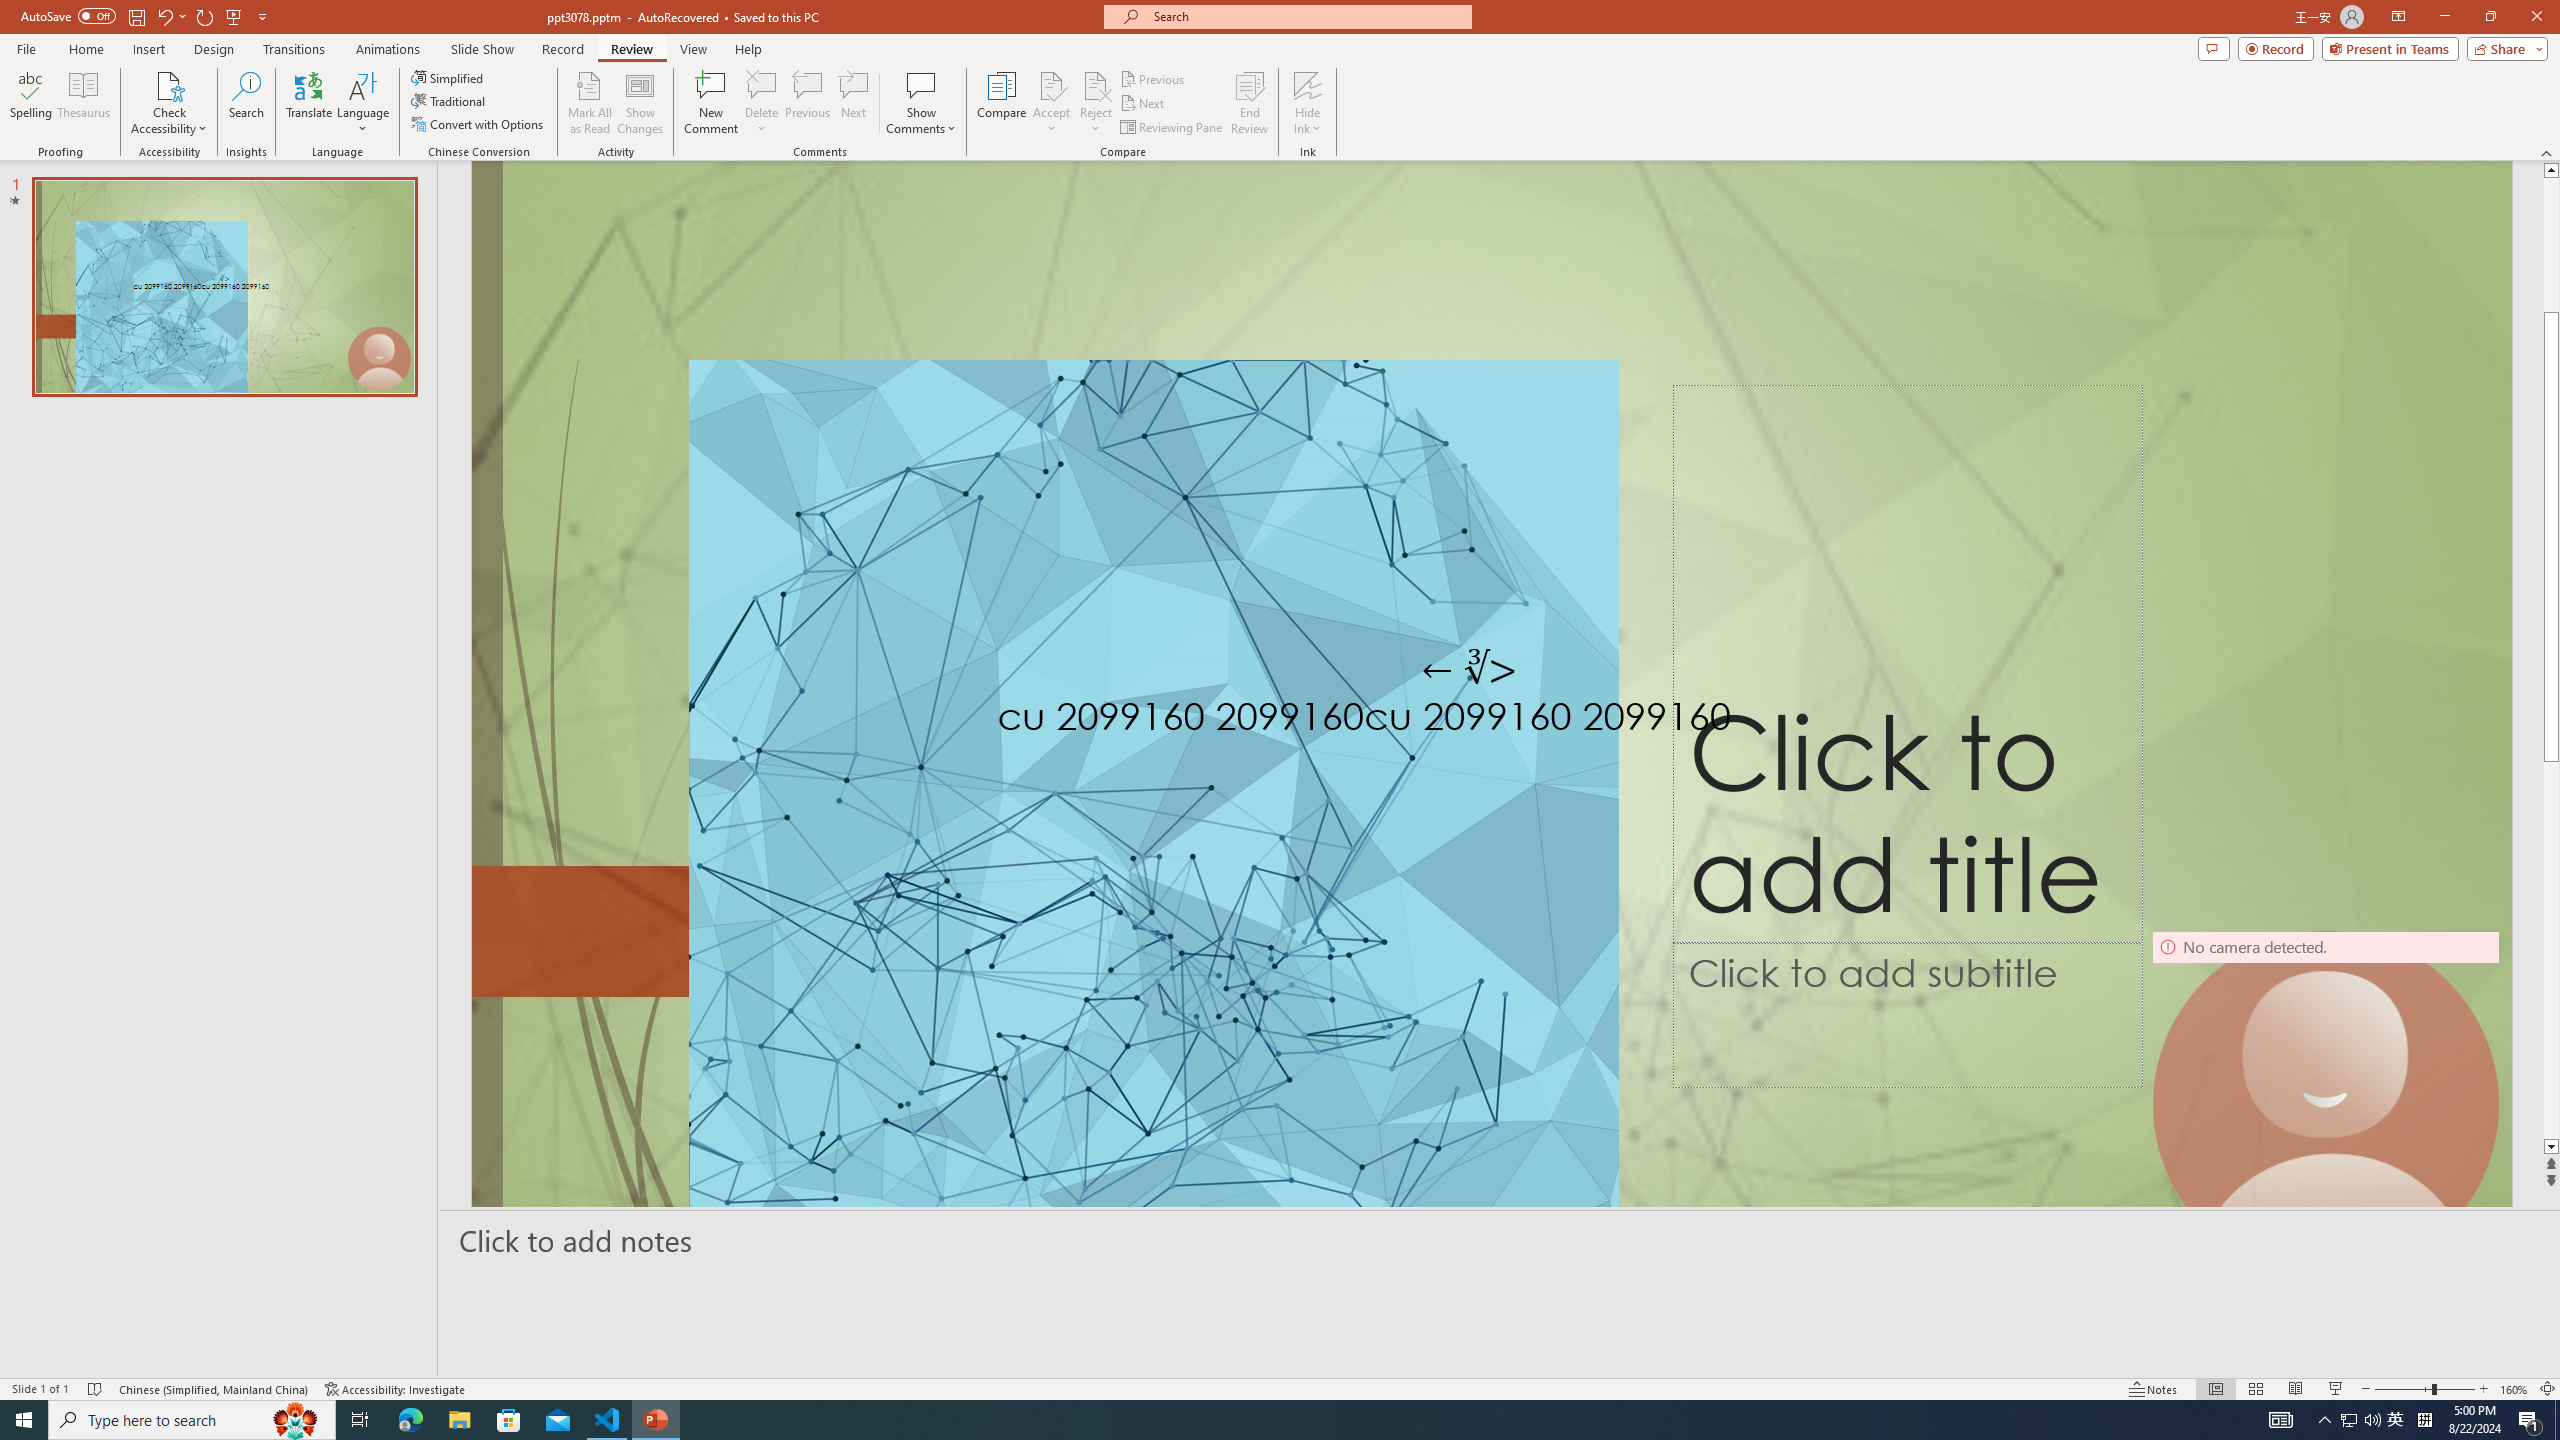  I want to click on 'Show Changes', so click(640, 103).